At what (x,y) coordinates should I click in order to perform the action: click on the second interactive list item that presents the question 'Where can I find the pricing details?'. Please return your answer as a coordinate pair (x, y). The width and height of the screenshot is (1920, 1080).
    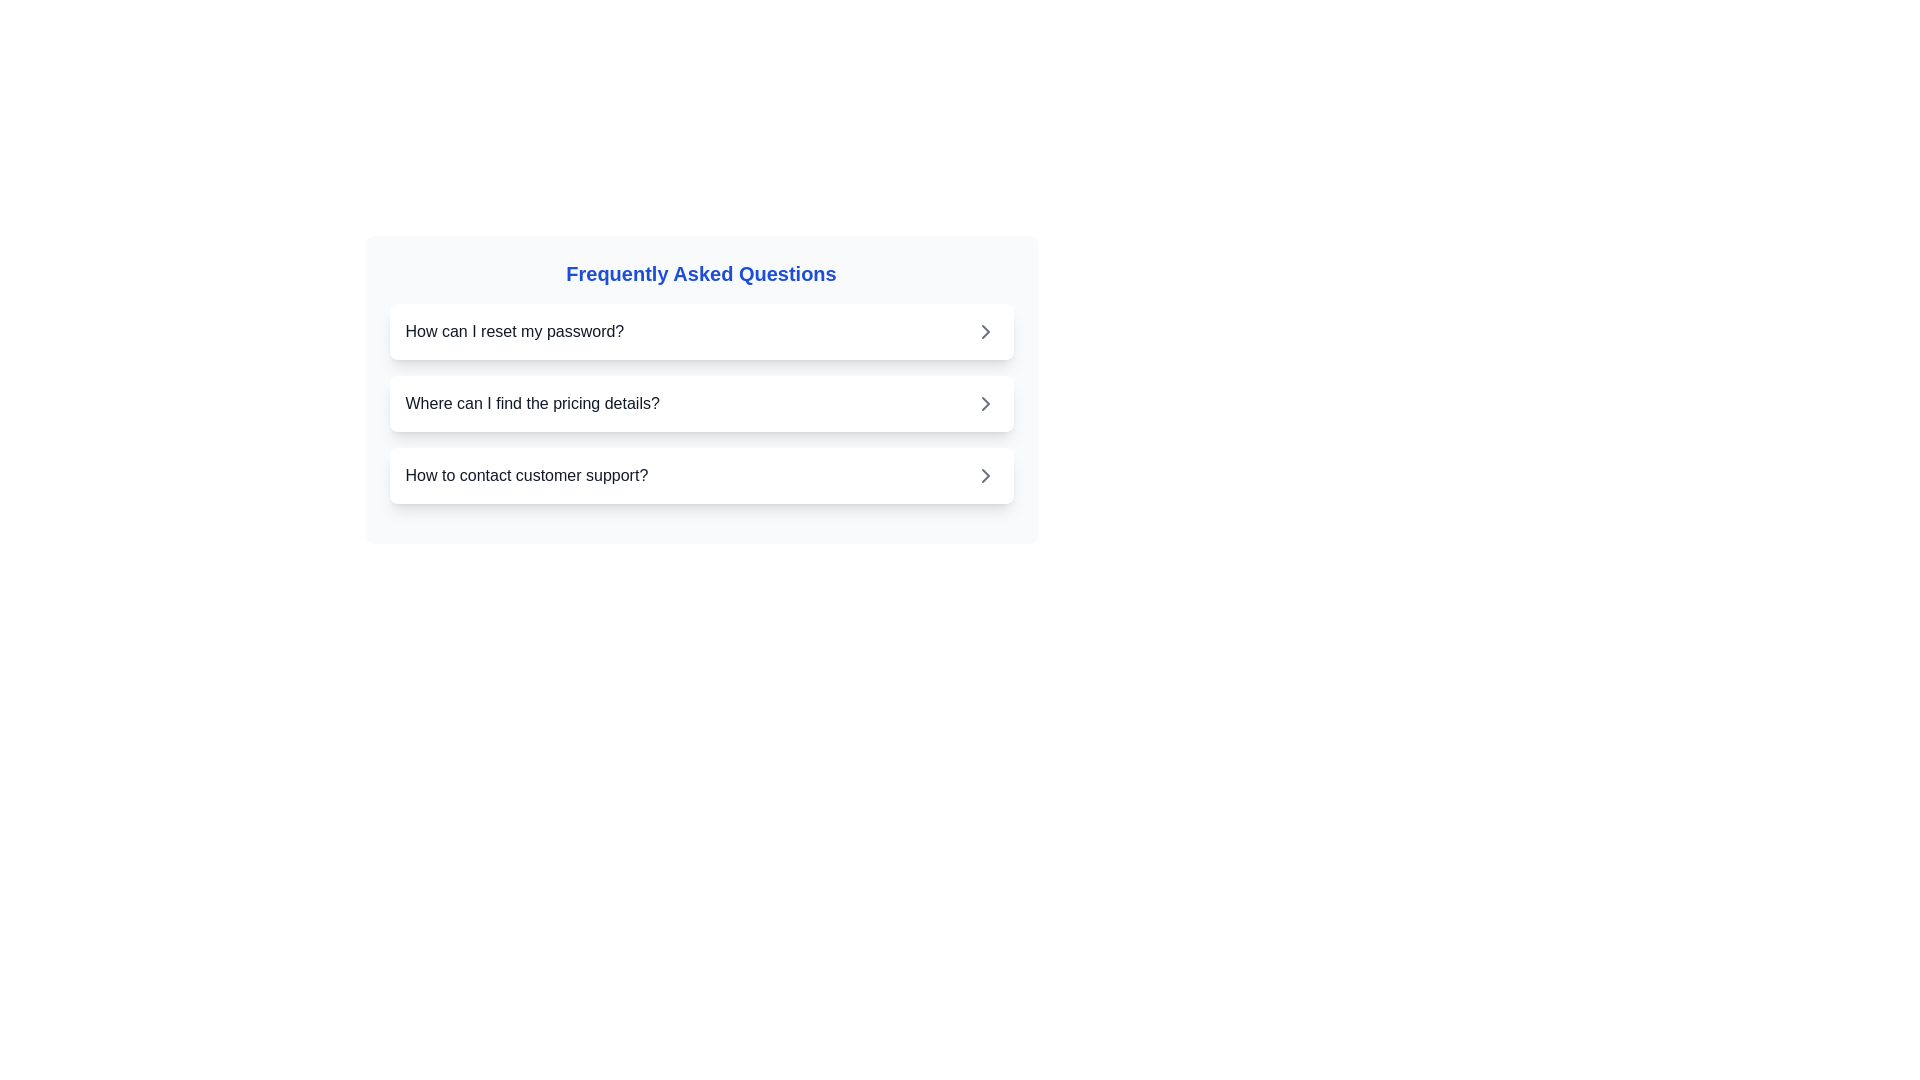
    Looking at the image, I should click on (701, 389).